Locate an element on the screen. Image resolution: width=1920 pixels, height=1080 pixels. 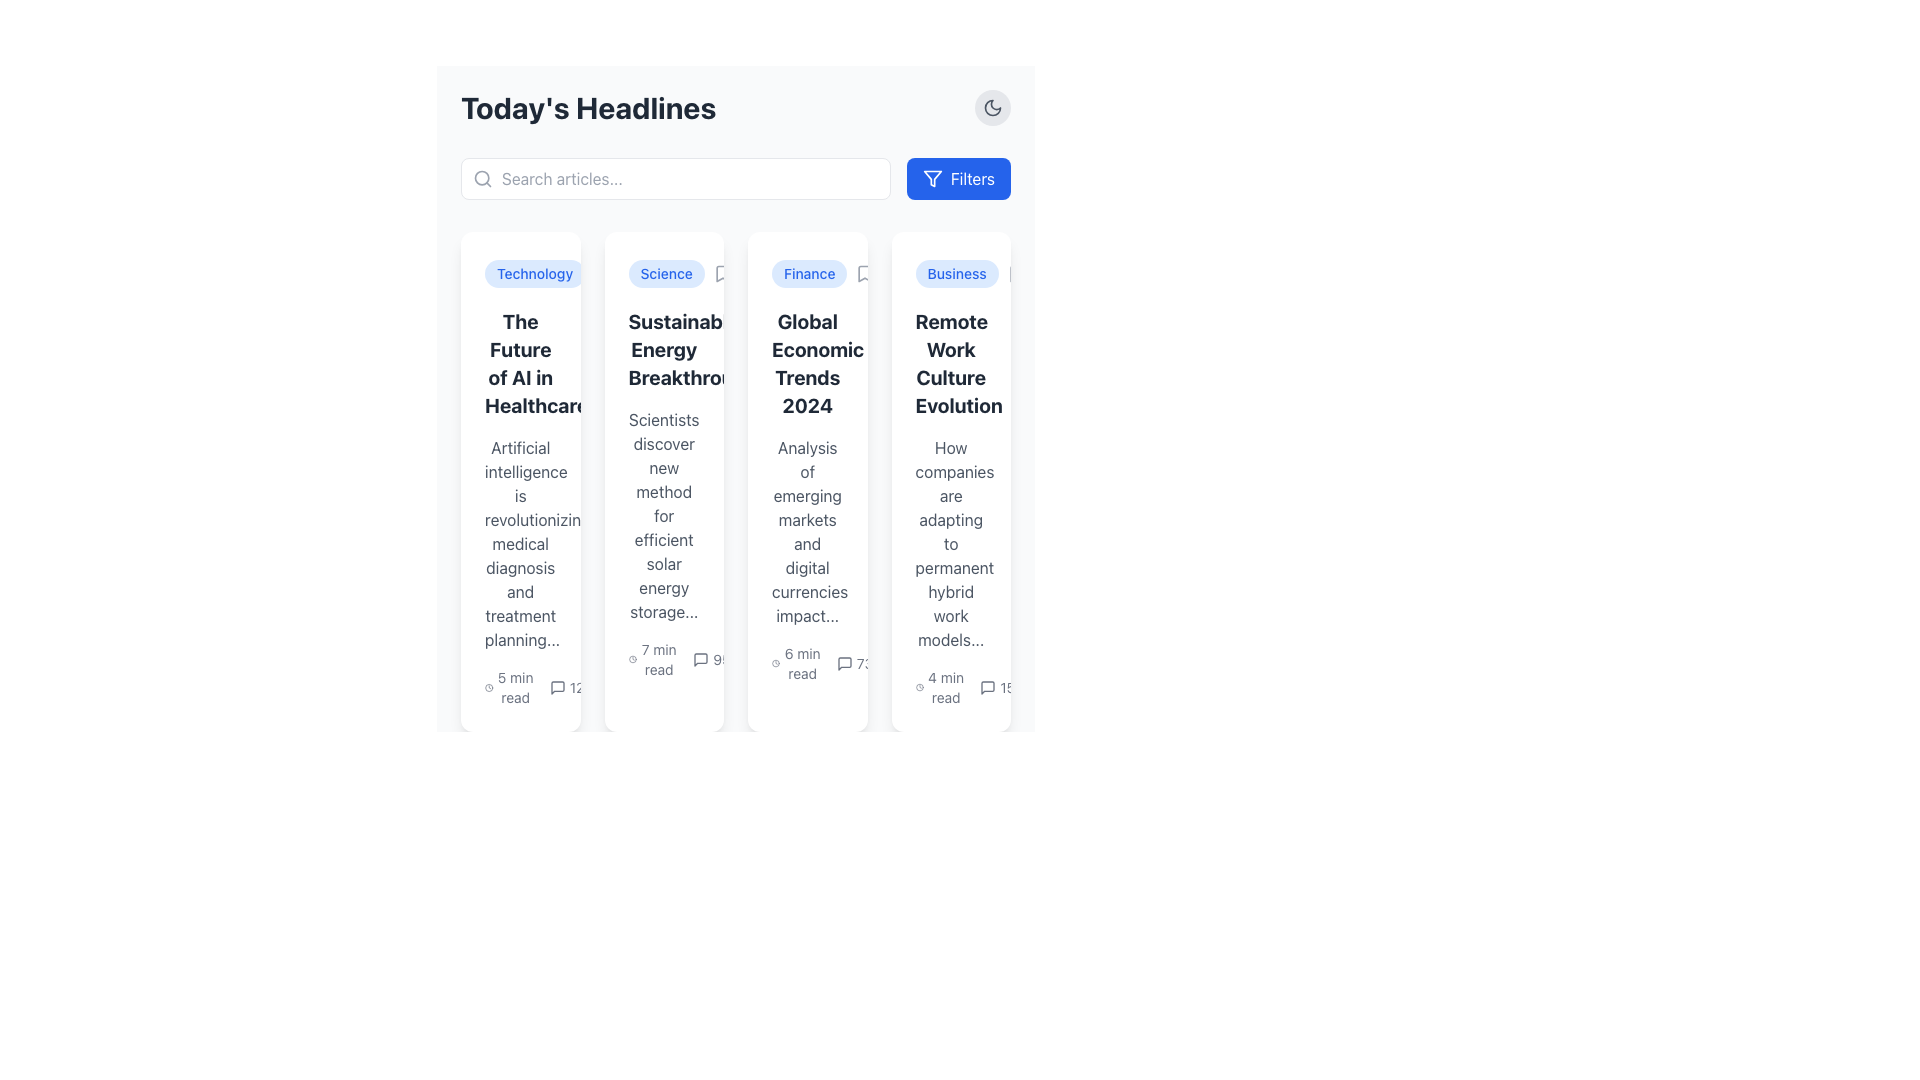
comments counter displayed on the text label located in the lower-right corner of the article card 'The Future of AI in Healthcare' is located at coordinates (570, 686).